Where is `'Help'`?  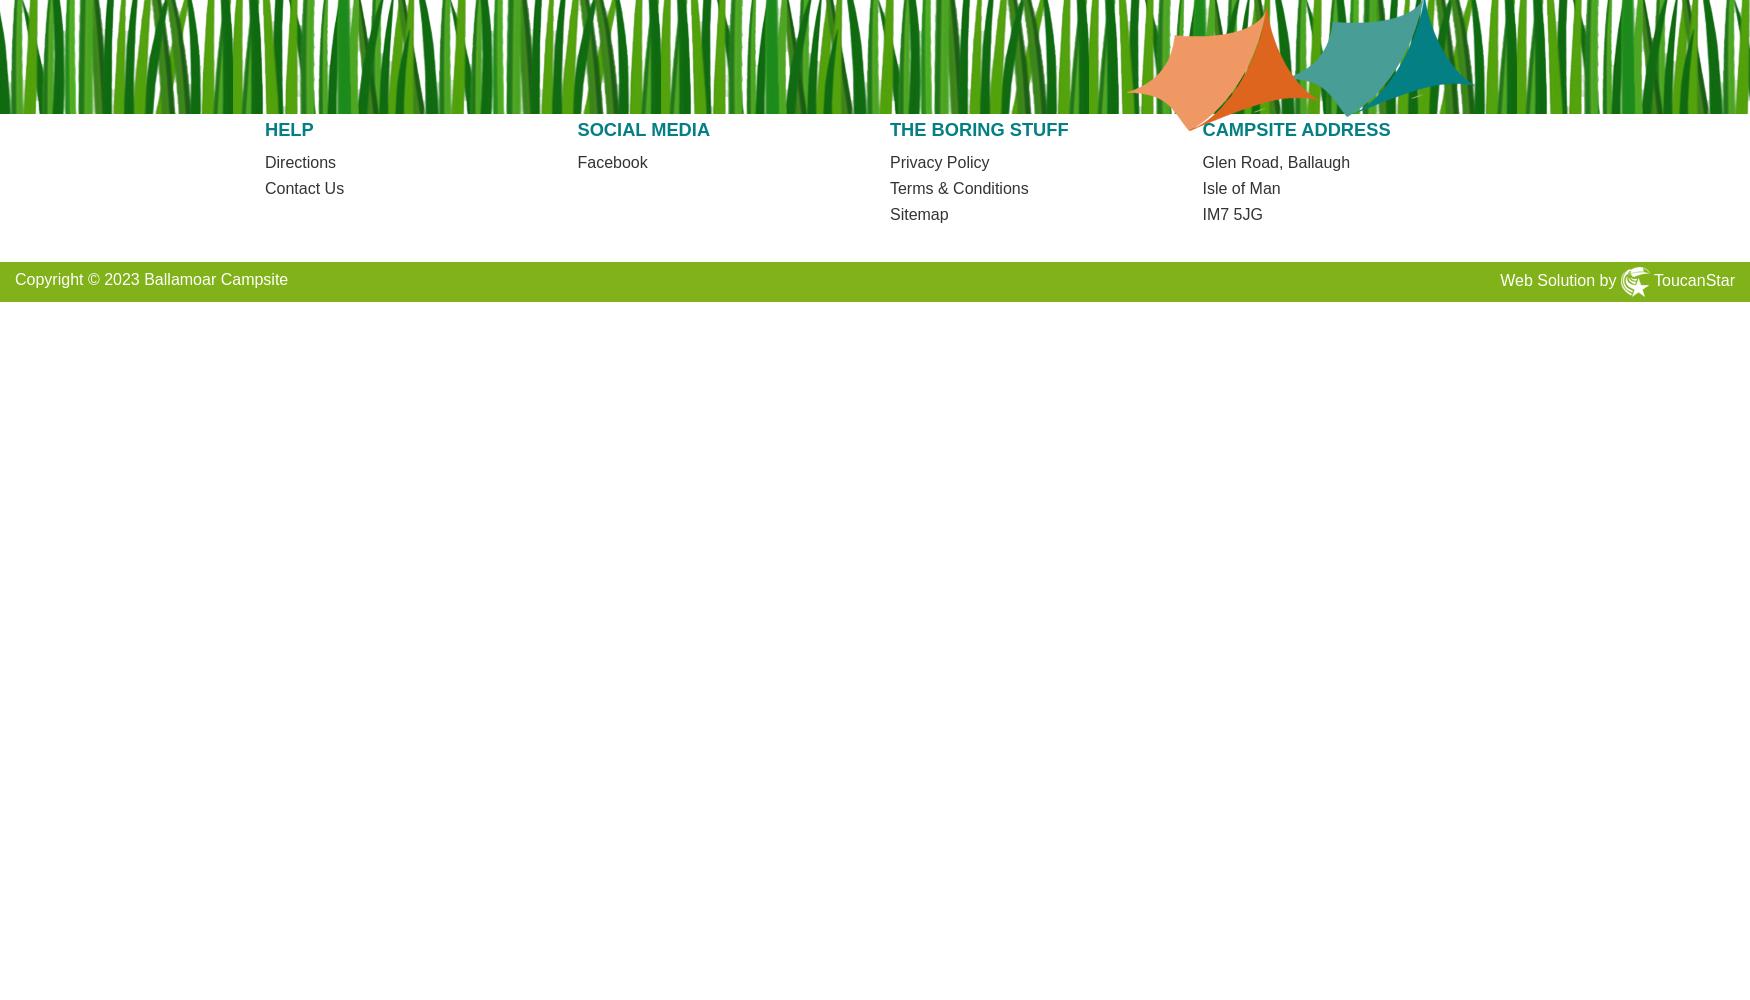 'Help' is located at coordinates (287, 128).